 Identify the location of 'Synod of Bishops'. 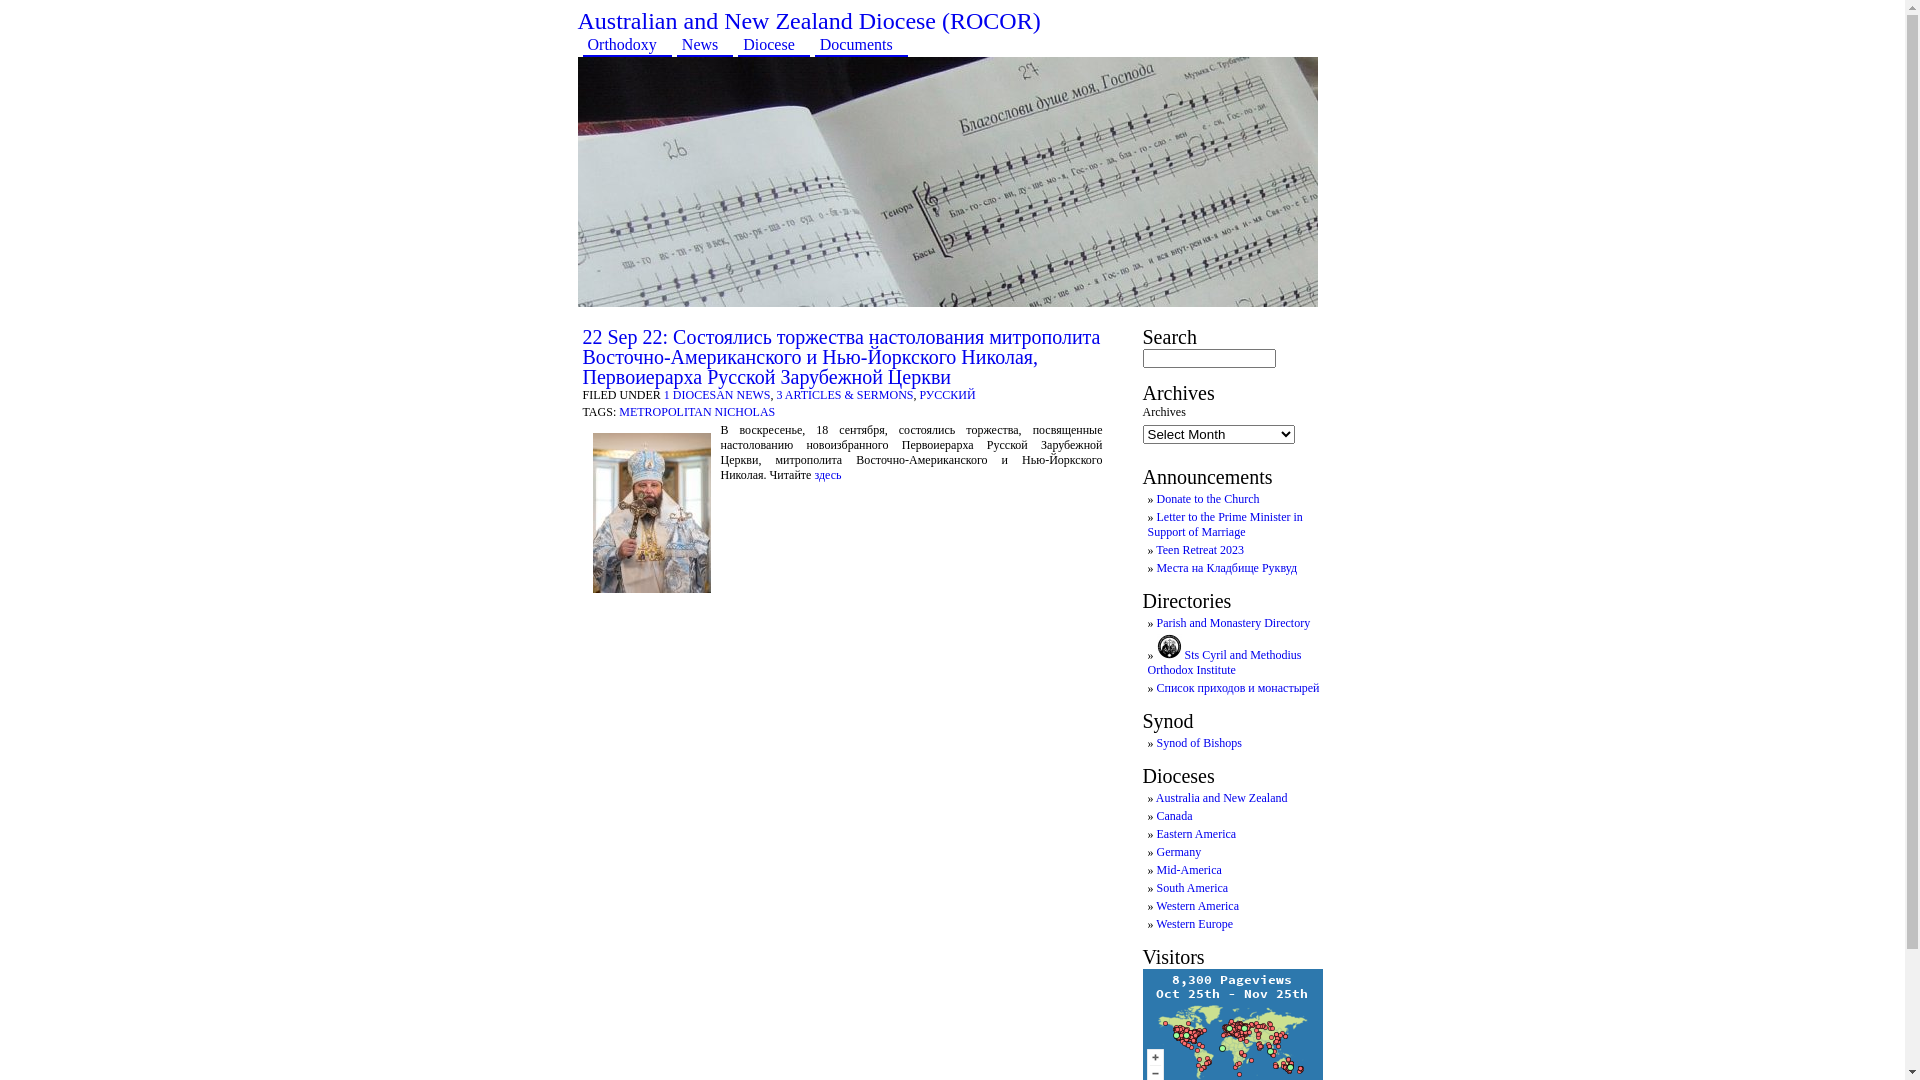
(1198, 743).